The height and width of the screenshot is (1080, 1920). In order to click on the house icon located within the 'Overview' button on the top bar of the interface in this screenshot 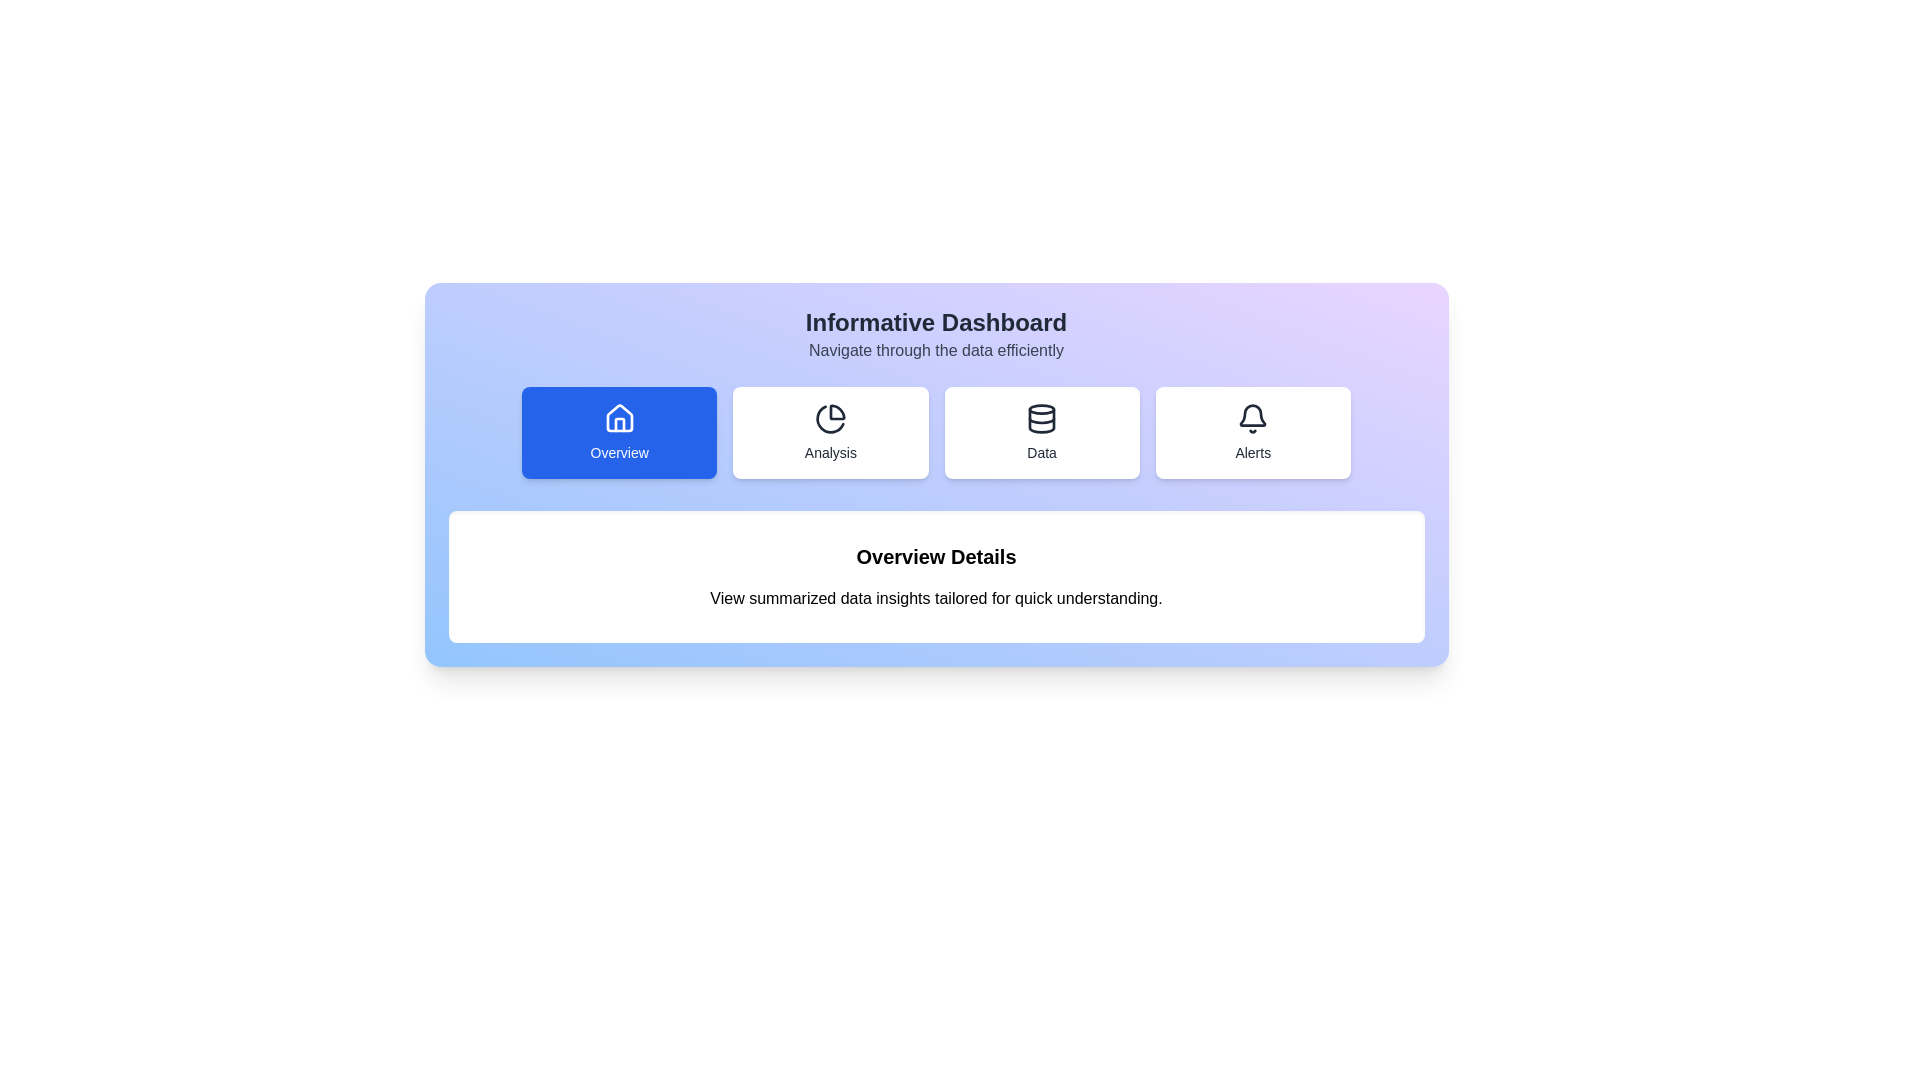, I will do `click(618, 417)`.